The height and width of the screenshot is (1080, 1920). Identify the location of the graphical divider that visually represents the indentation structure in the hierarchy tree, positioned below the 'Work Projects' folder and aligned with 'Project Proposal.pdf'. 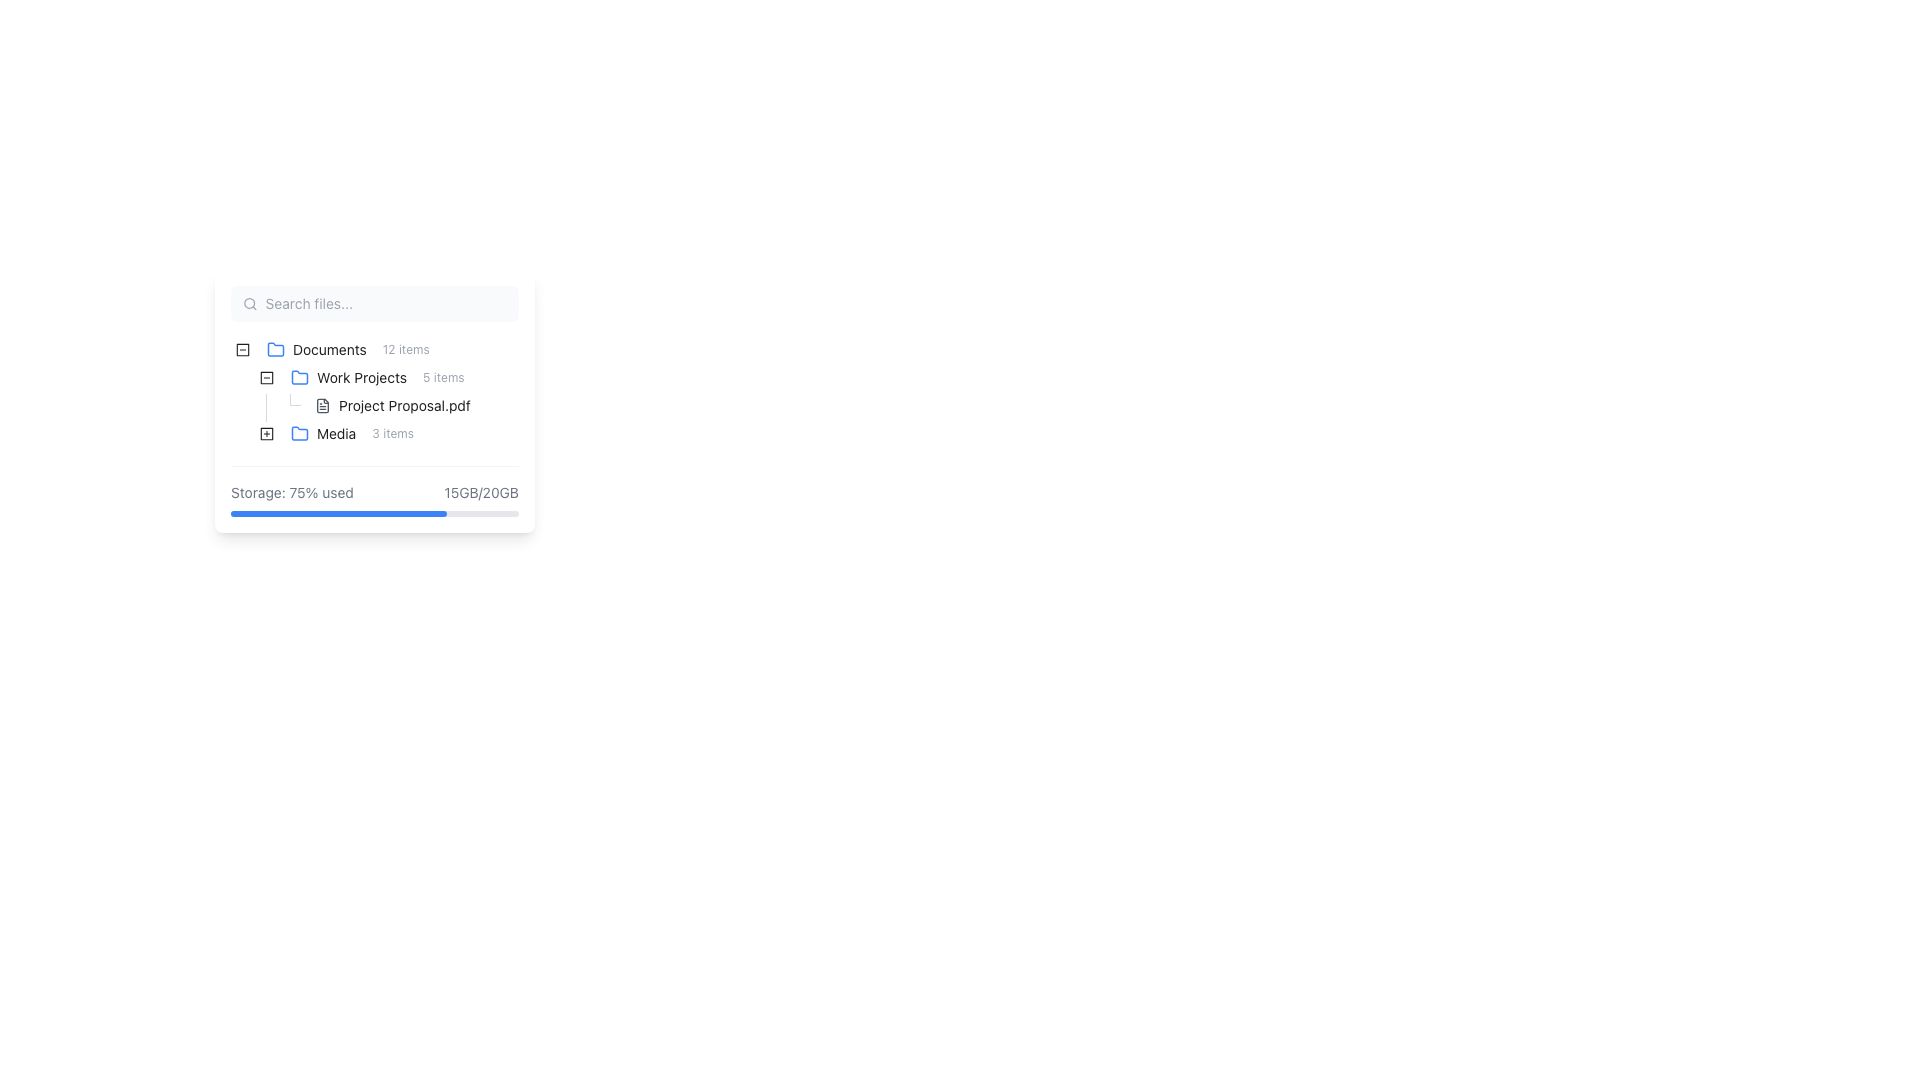
(266, 405).